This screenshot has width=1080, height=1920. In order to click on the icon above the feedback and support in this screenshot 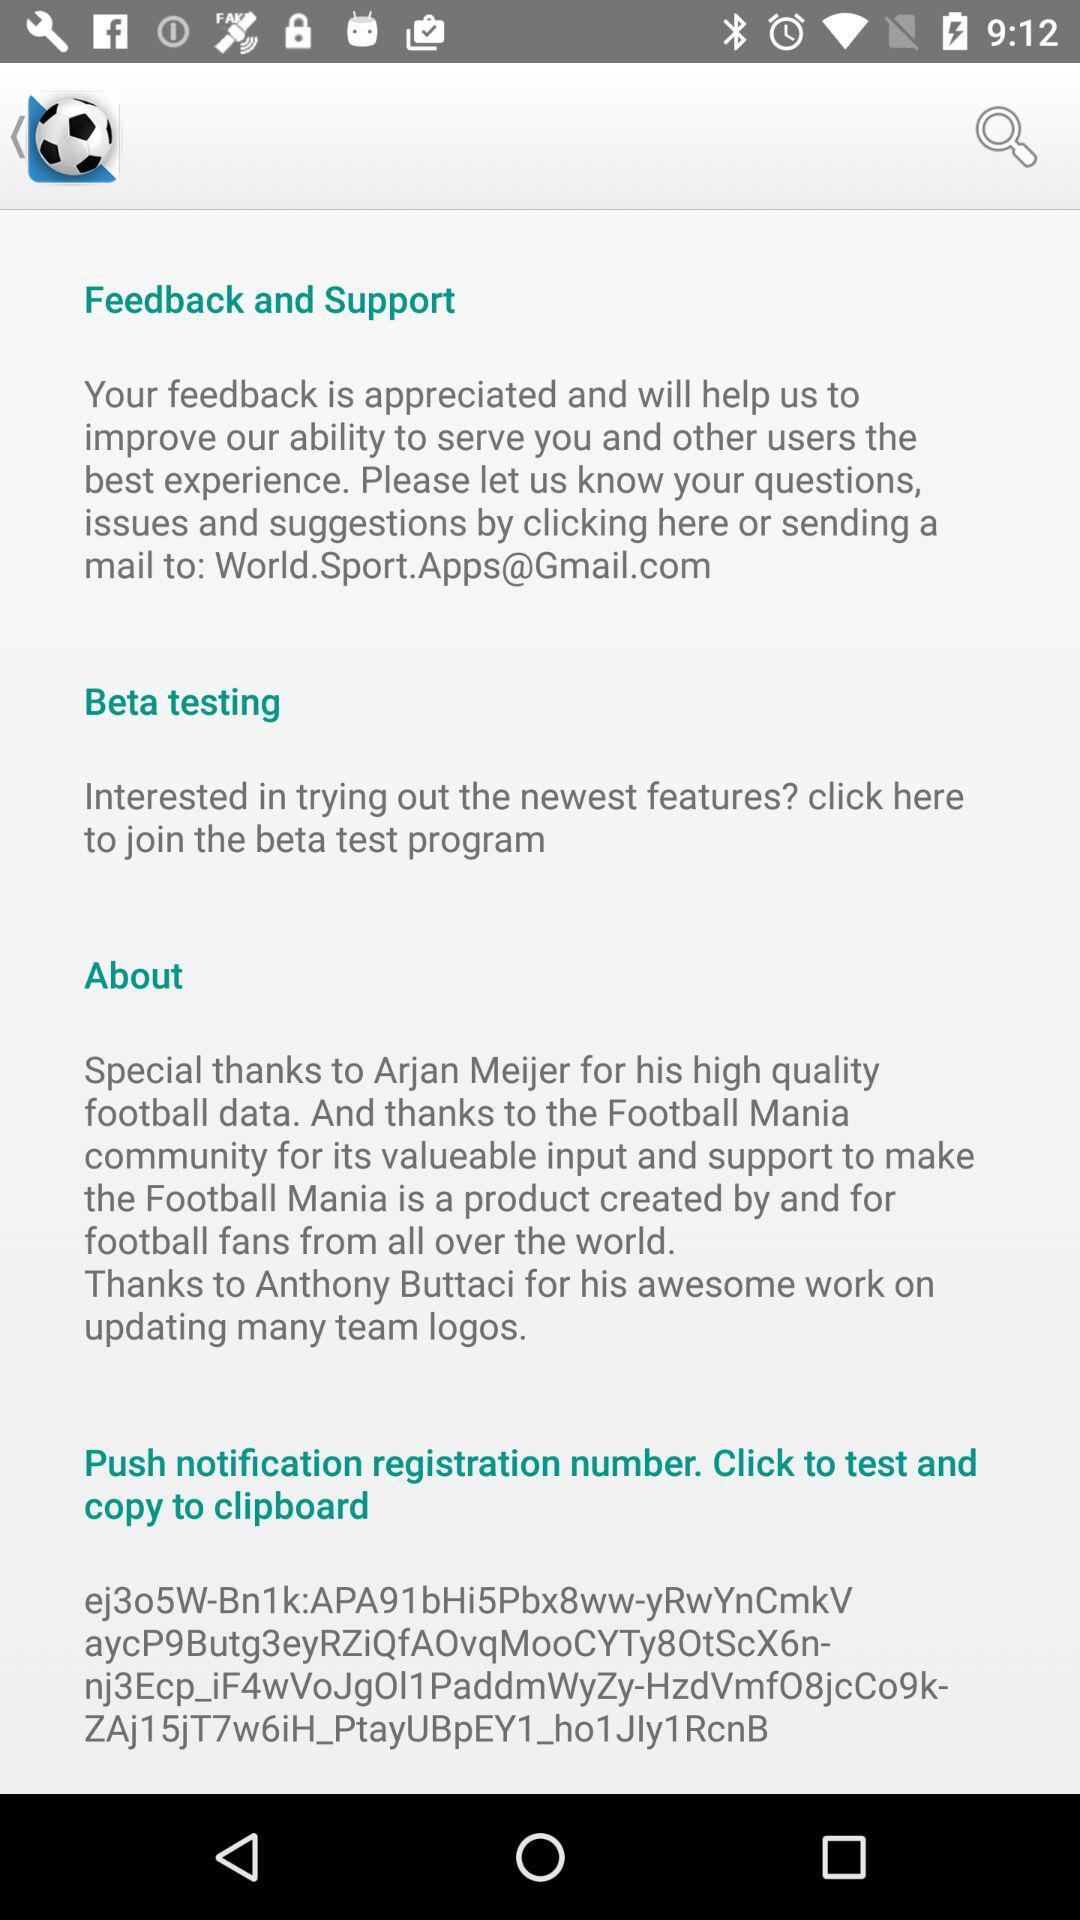, I will do `click(72, 135)`.